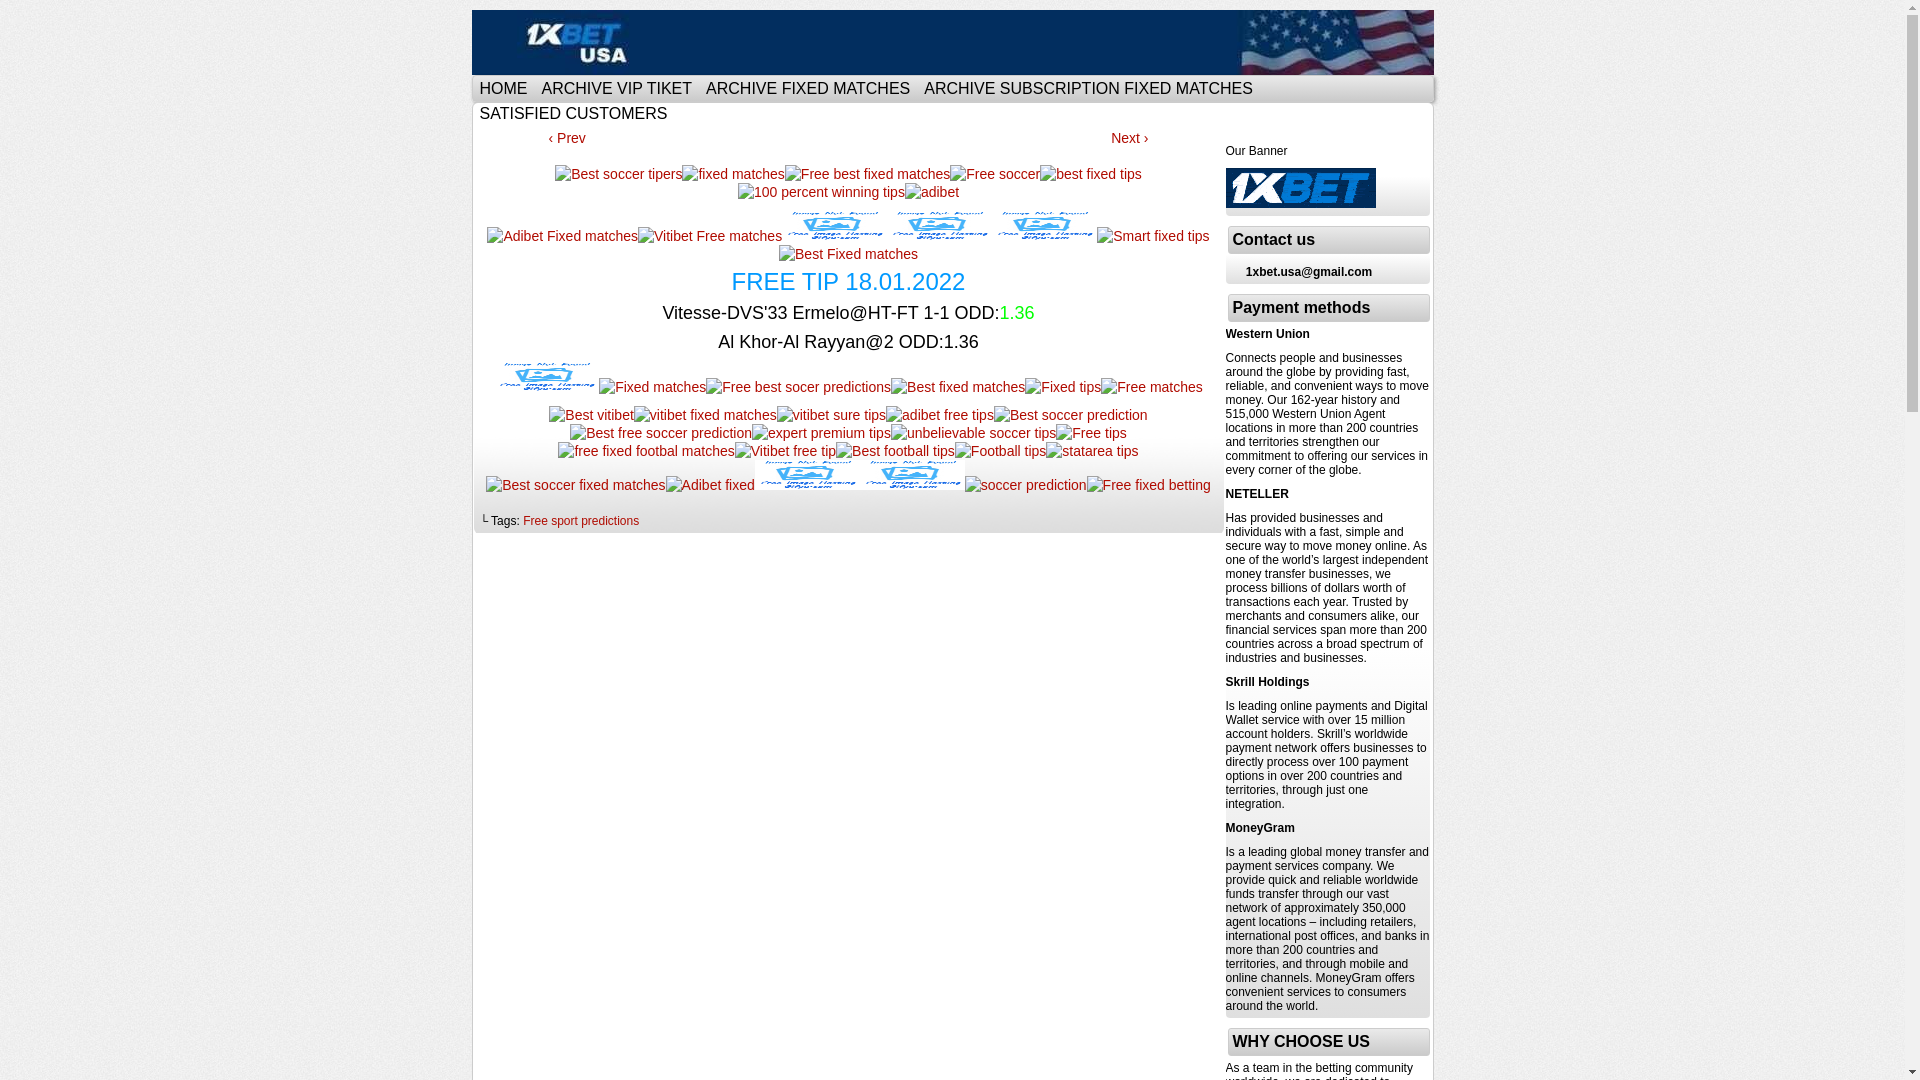  What do you see at coordinates (930, 192) in the screenshot?
I see `'adibet'` at bounding box center [930, 192].